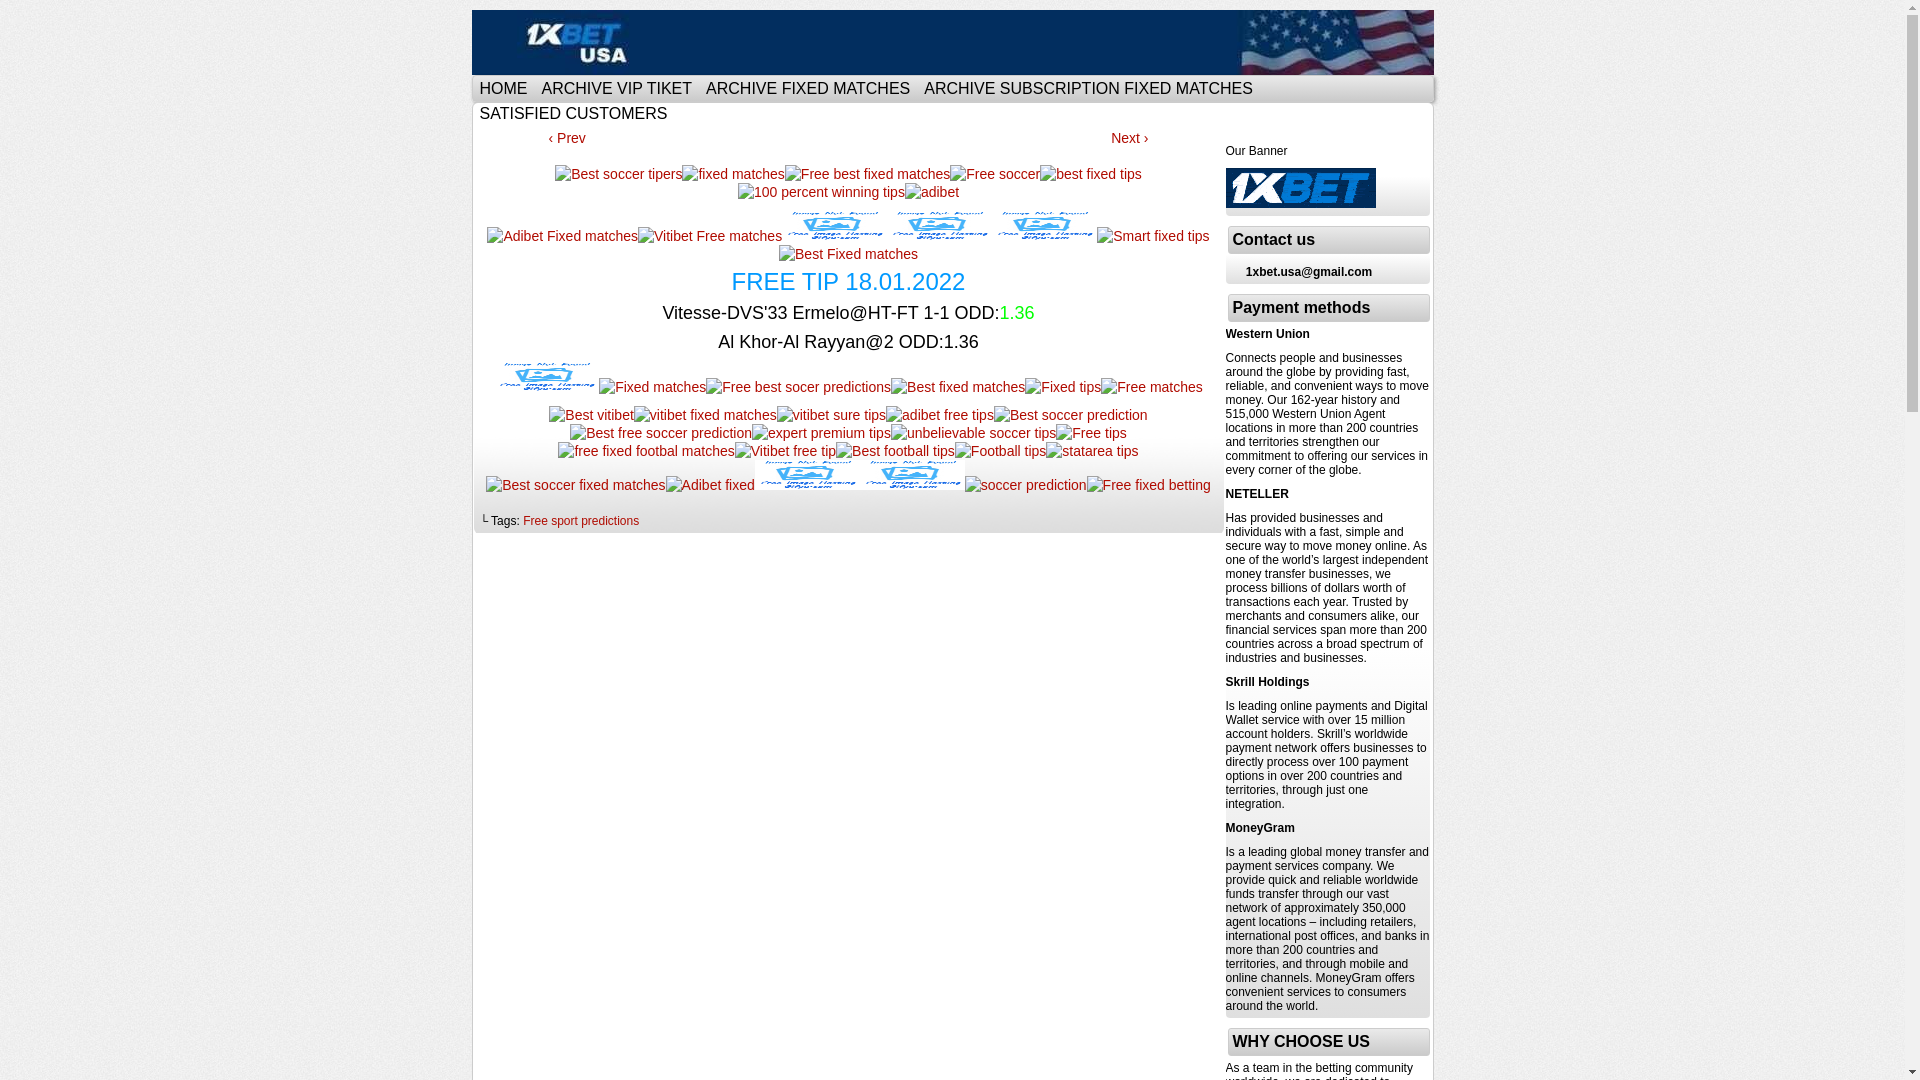  What do you see at coordinates (930, 192) in the screenshot?
I see `'adibet'` at bounding box center [930, 192].